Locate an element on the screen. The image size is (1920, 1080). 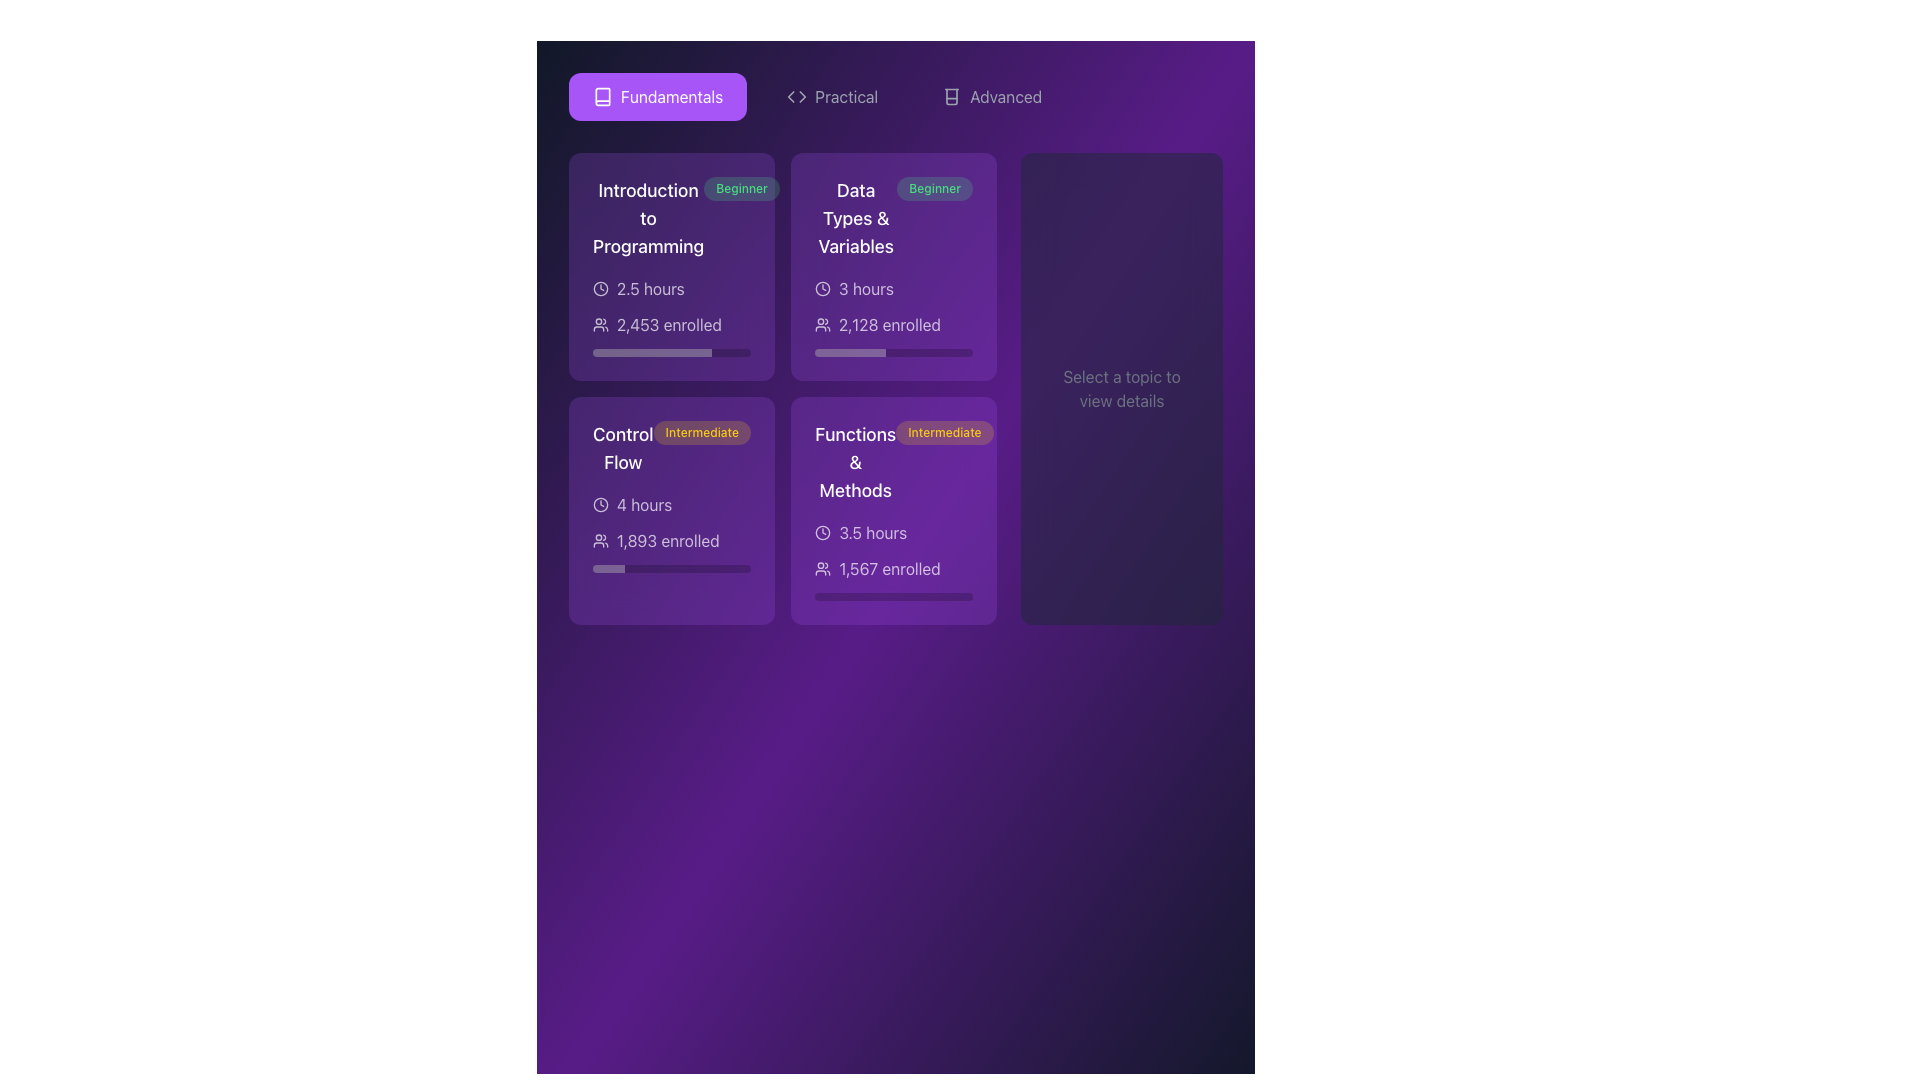
badge-like label with the text 'Intermediate' in yellow, located within the 'Control Flow' card, by clicking on its center is located at coordinates (702, 431).